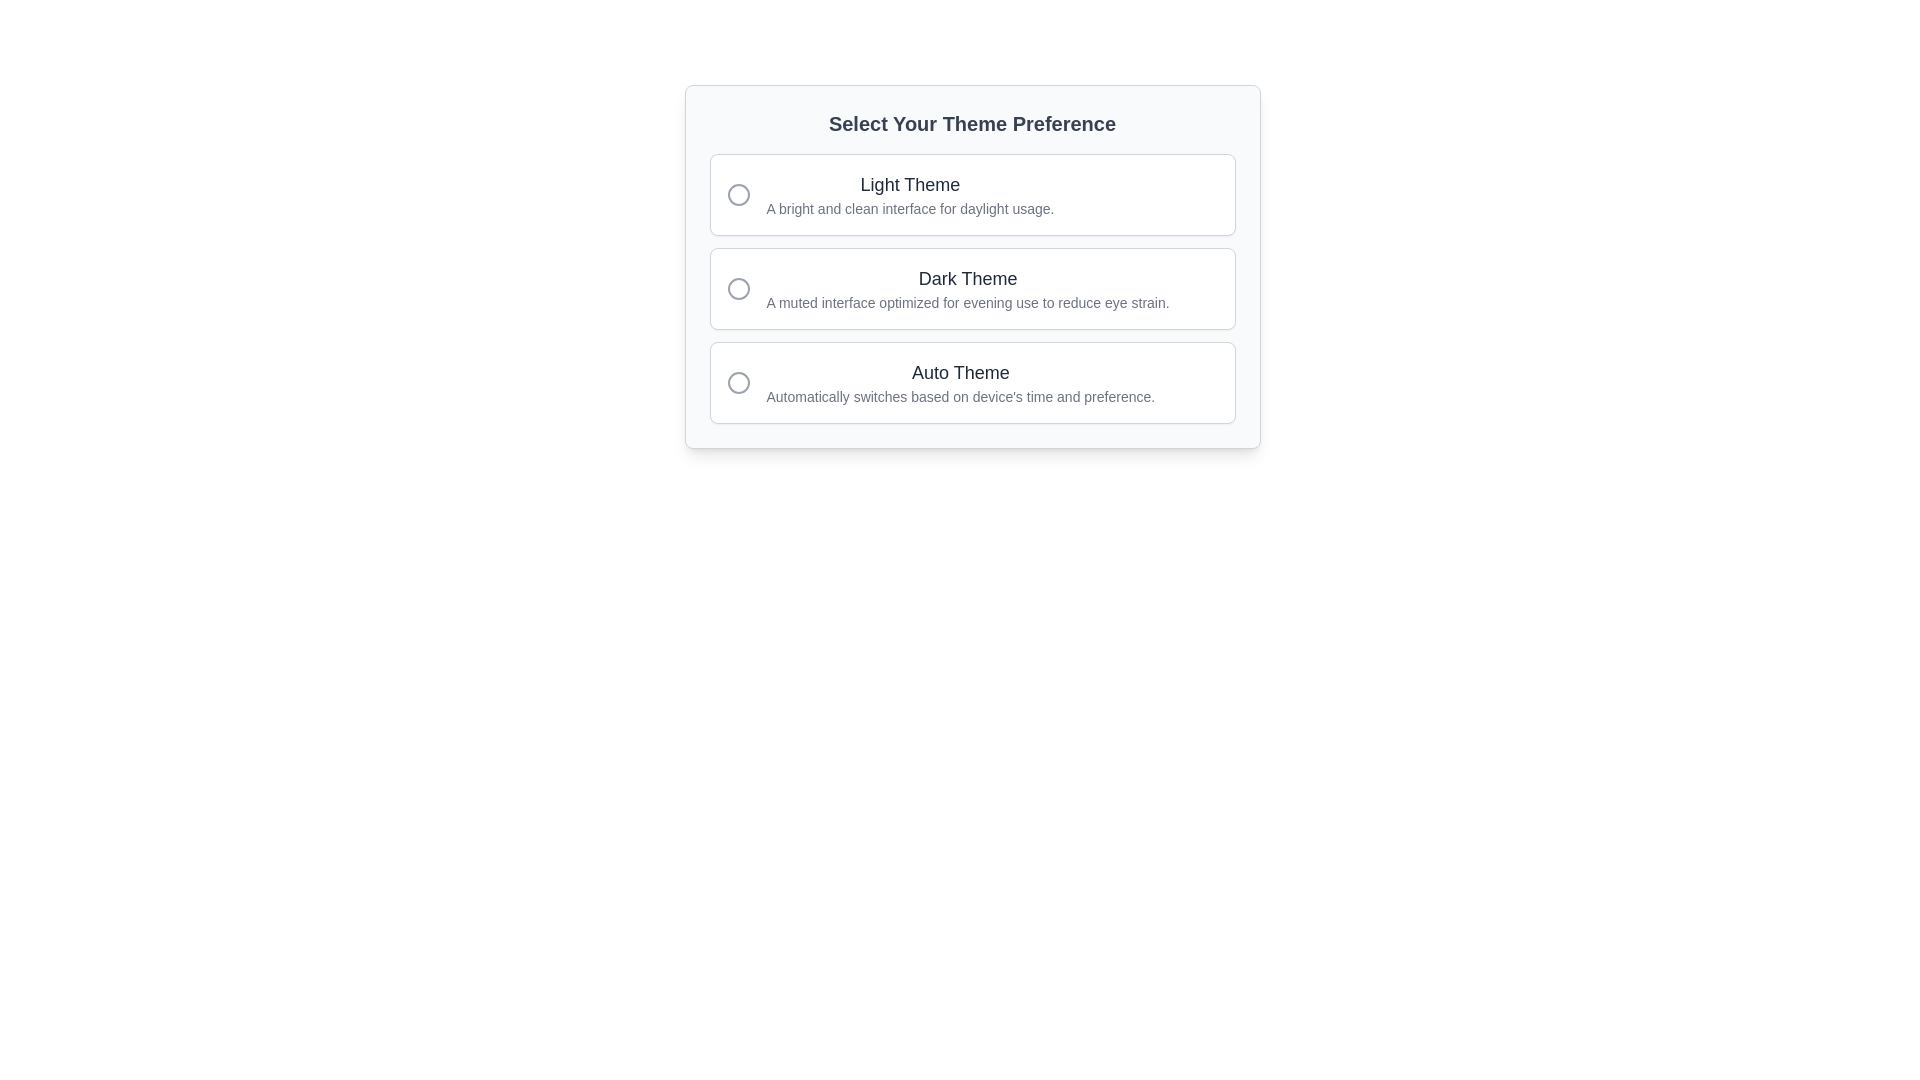  Describe the element at coordinates (972, 289) in the screenshot. I see `the selectable card with a radio button for the 'Dark Theme' option, which is the second option in the list of theme preferences` at that location.